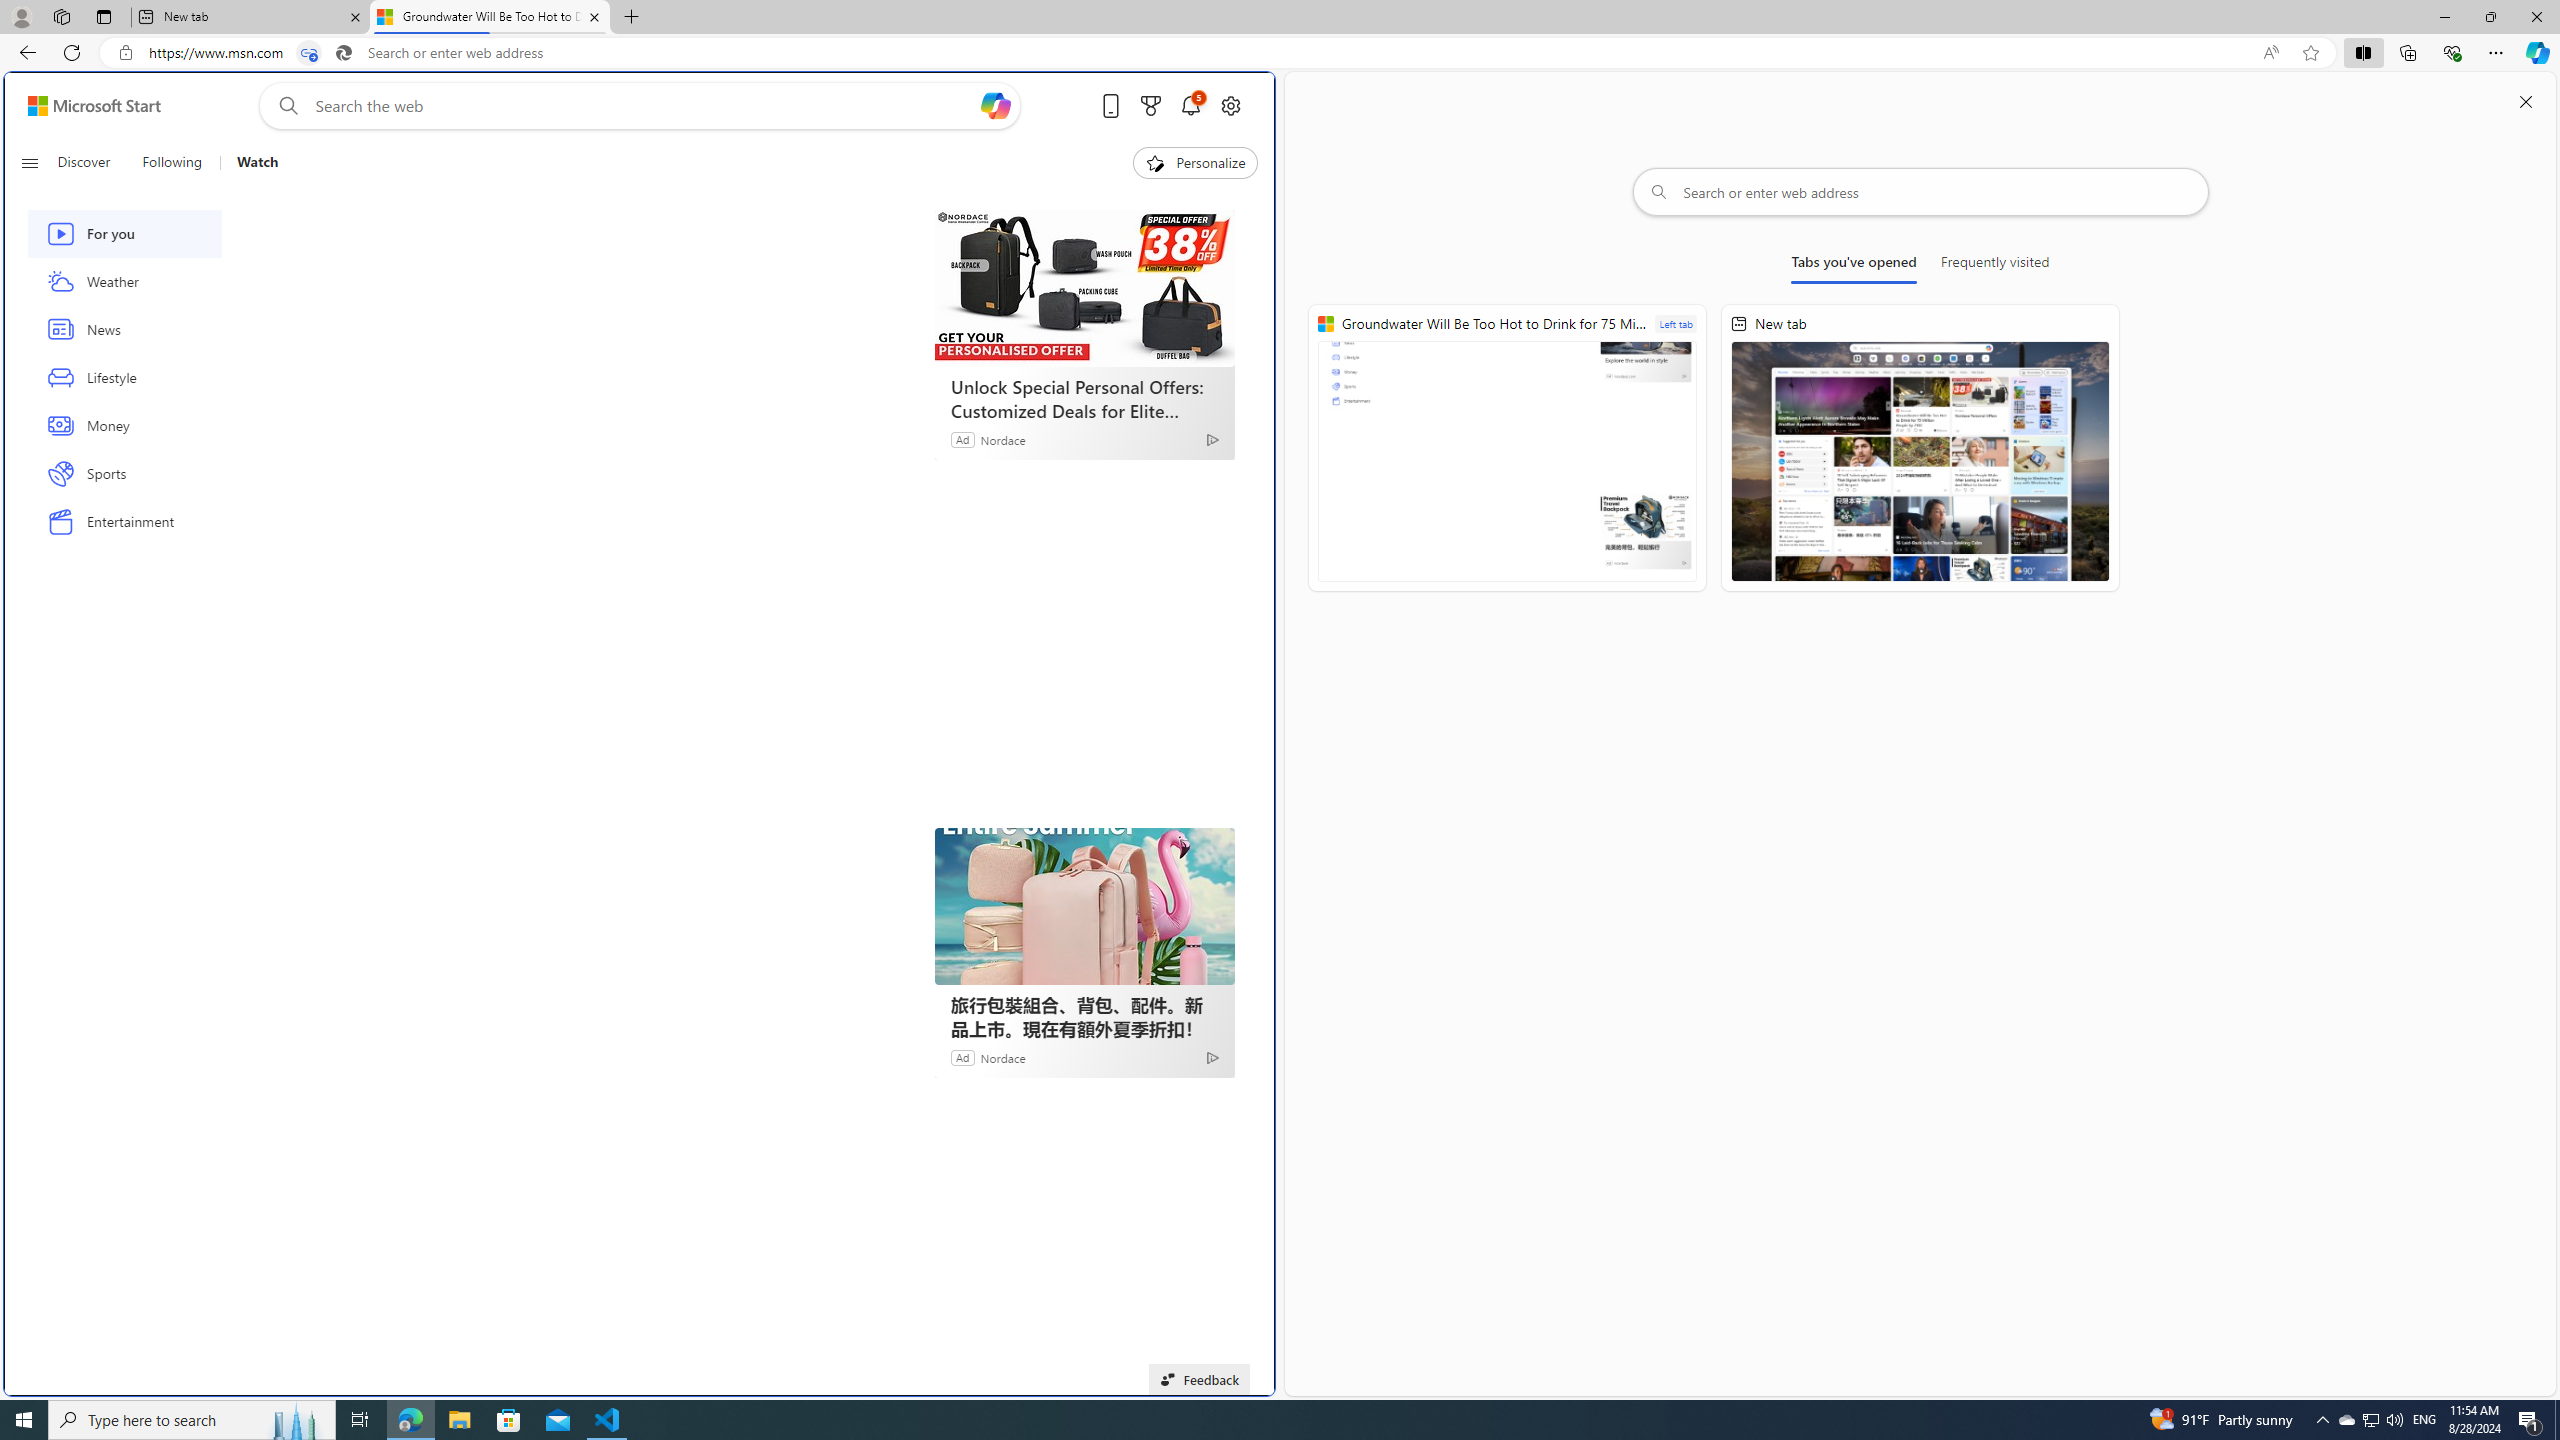  What do you see at coordinates (86, 104) in the screenshot?
I see `'Skip to content'` at bounding box center [86, 104].